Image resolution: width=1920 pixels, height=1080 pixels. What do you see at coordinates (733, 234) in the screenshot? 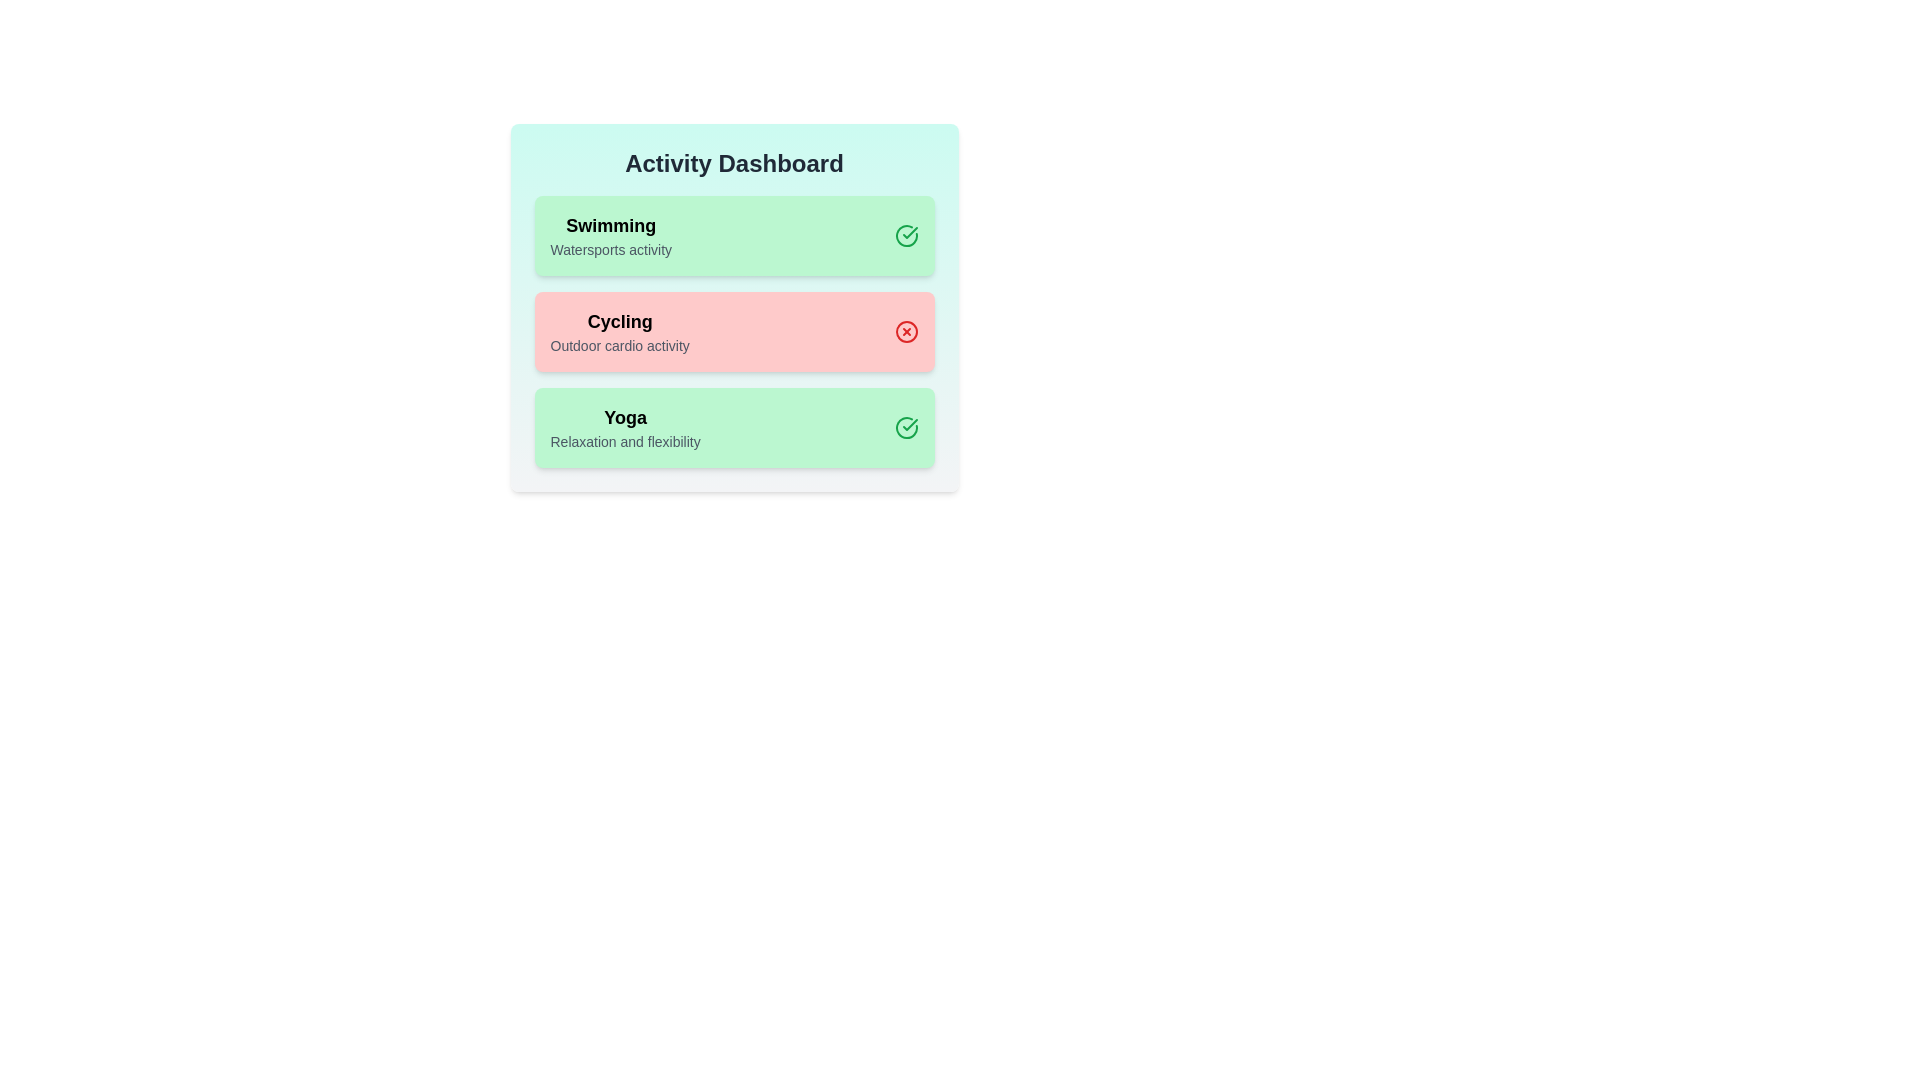
I see `the card labeled 'Swimming'` at bounding box center [733, 234].